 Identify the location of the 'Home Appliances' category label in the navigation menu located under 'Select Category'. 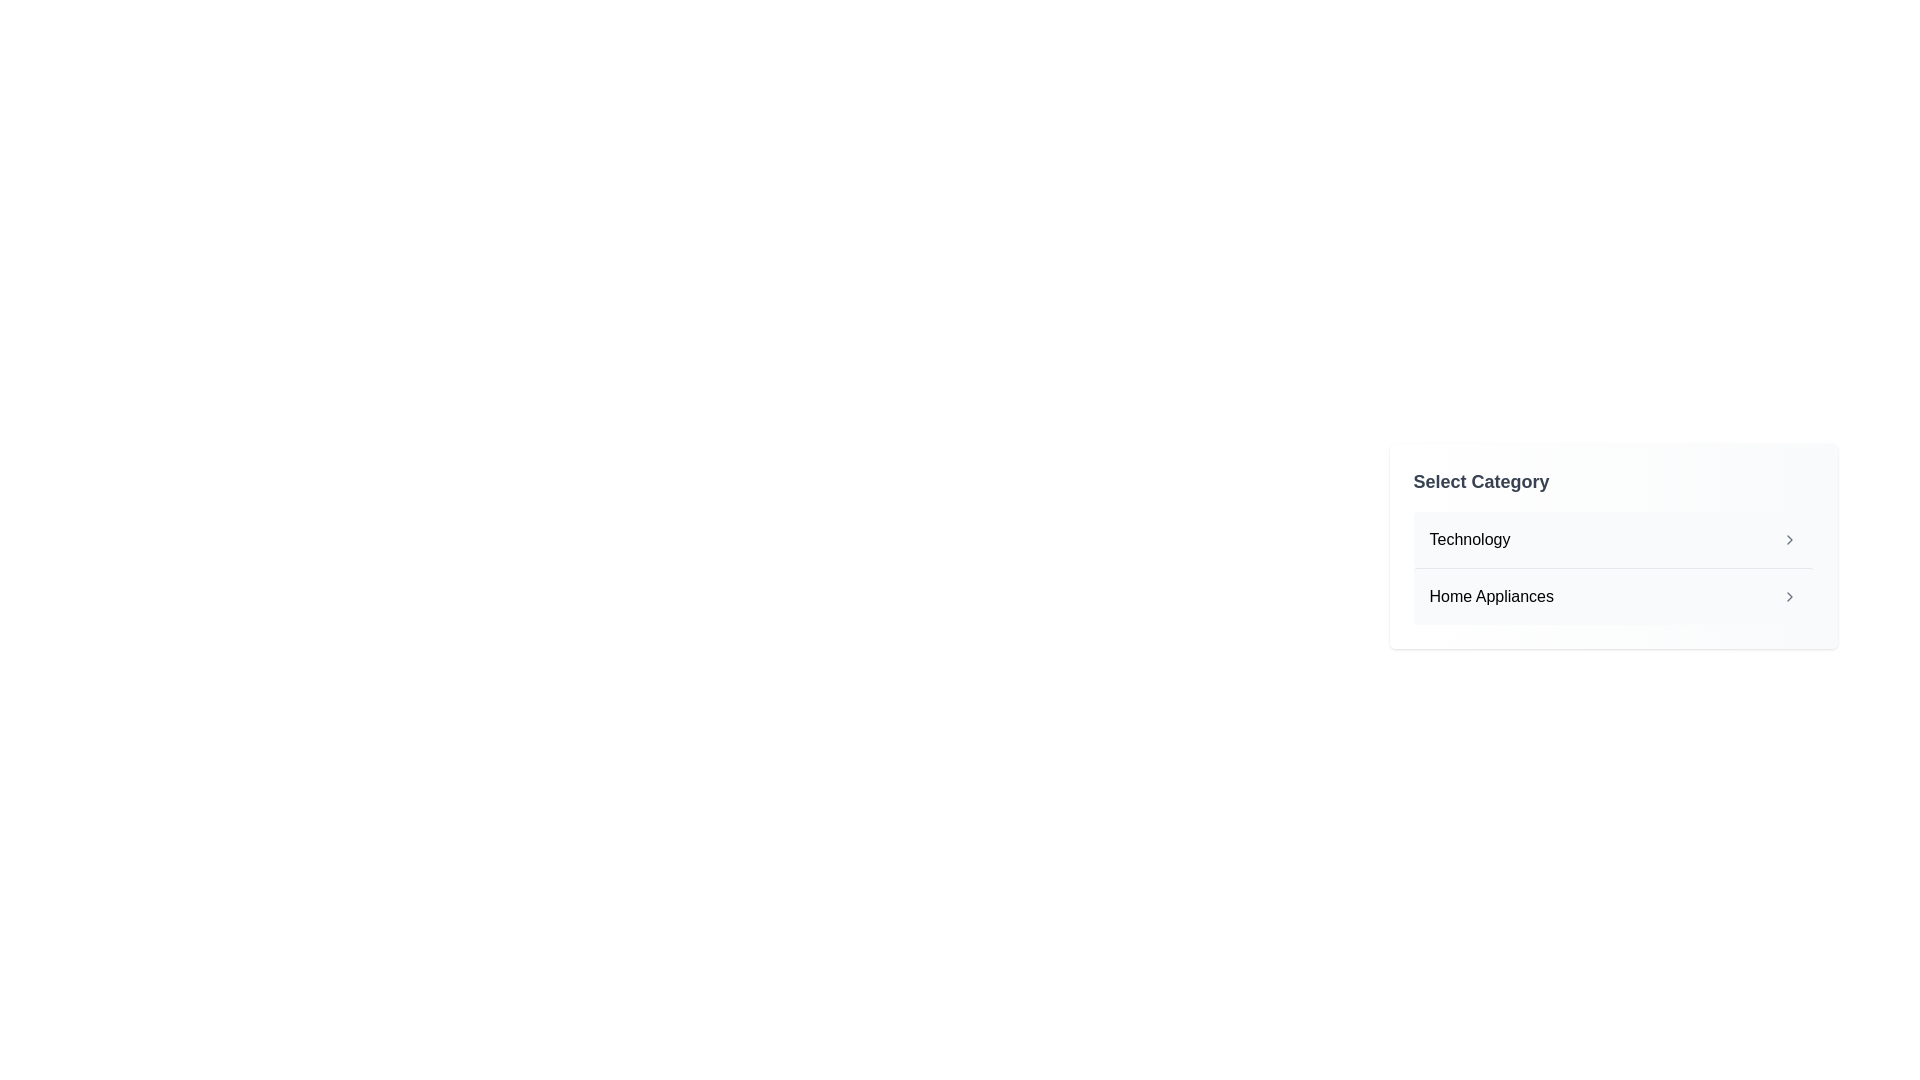
(1491, 596).